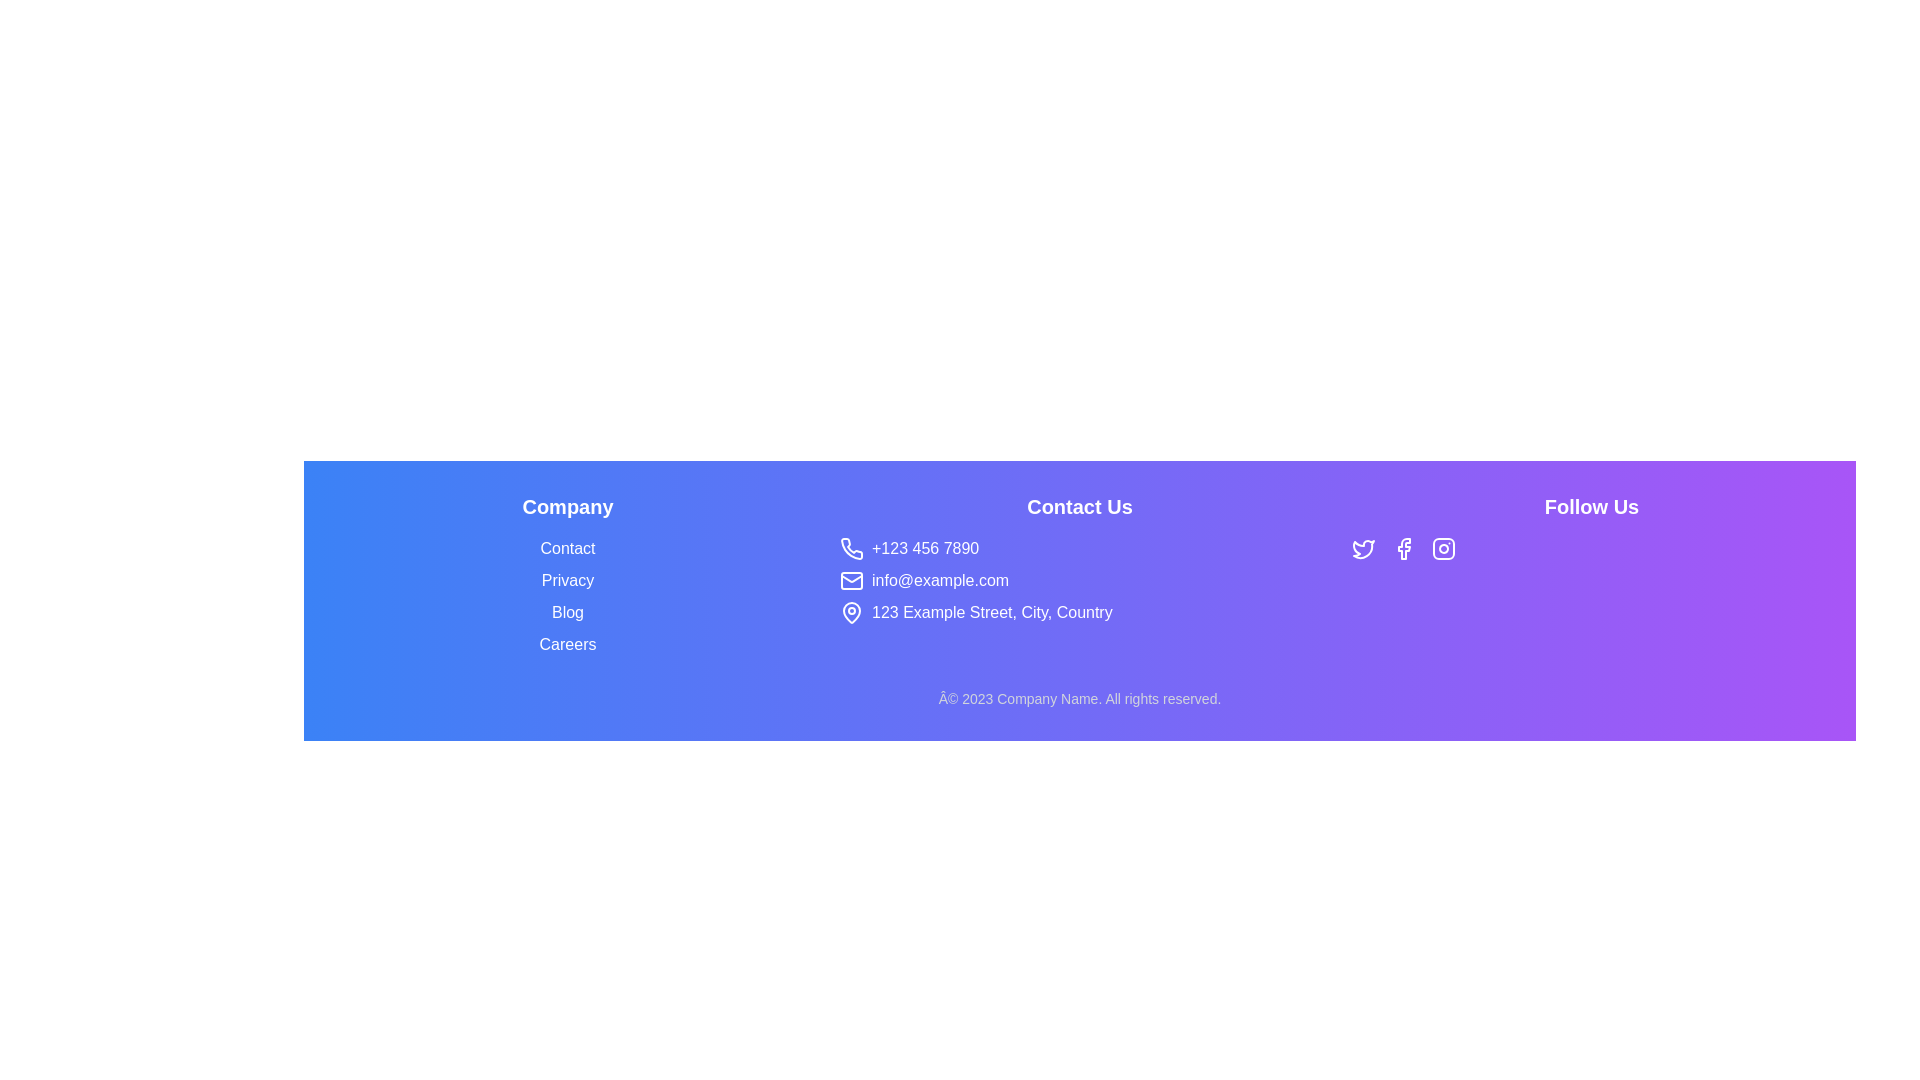 The image size is (1920, 1080). I want to click on the bird icon resembling the Twitter logo on a vibrant purple background, so click(1362, 548).